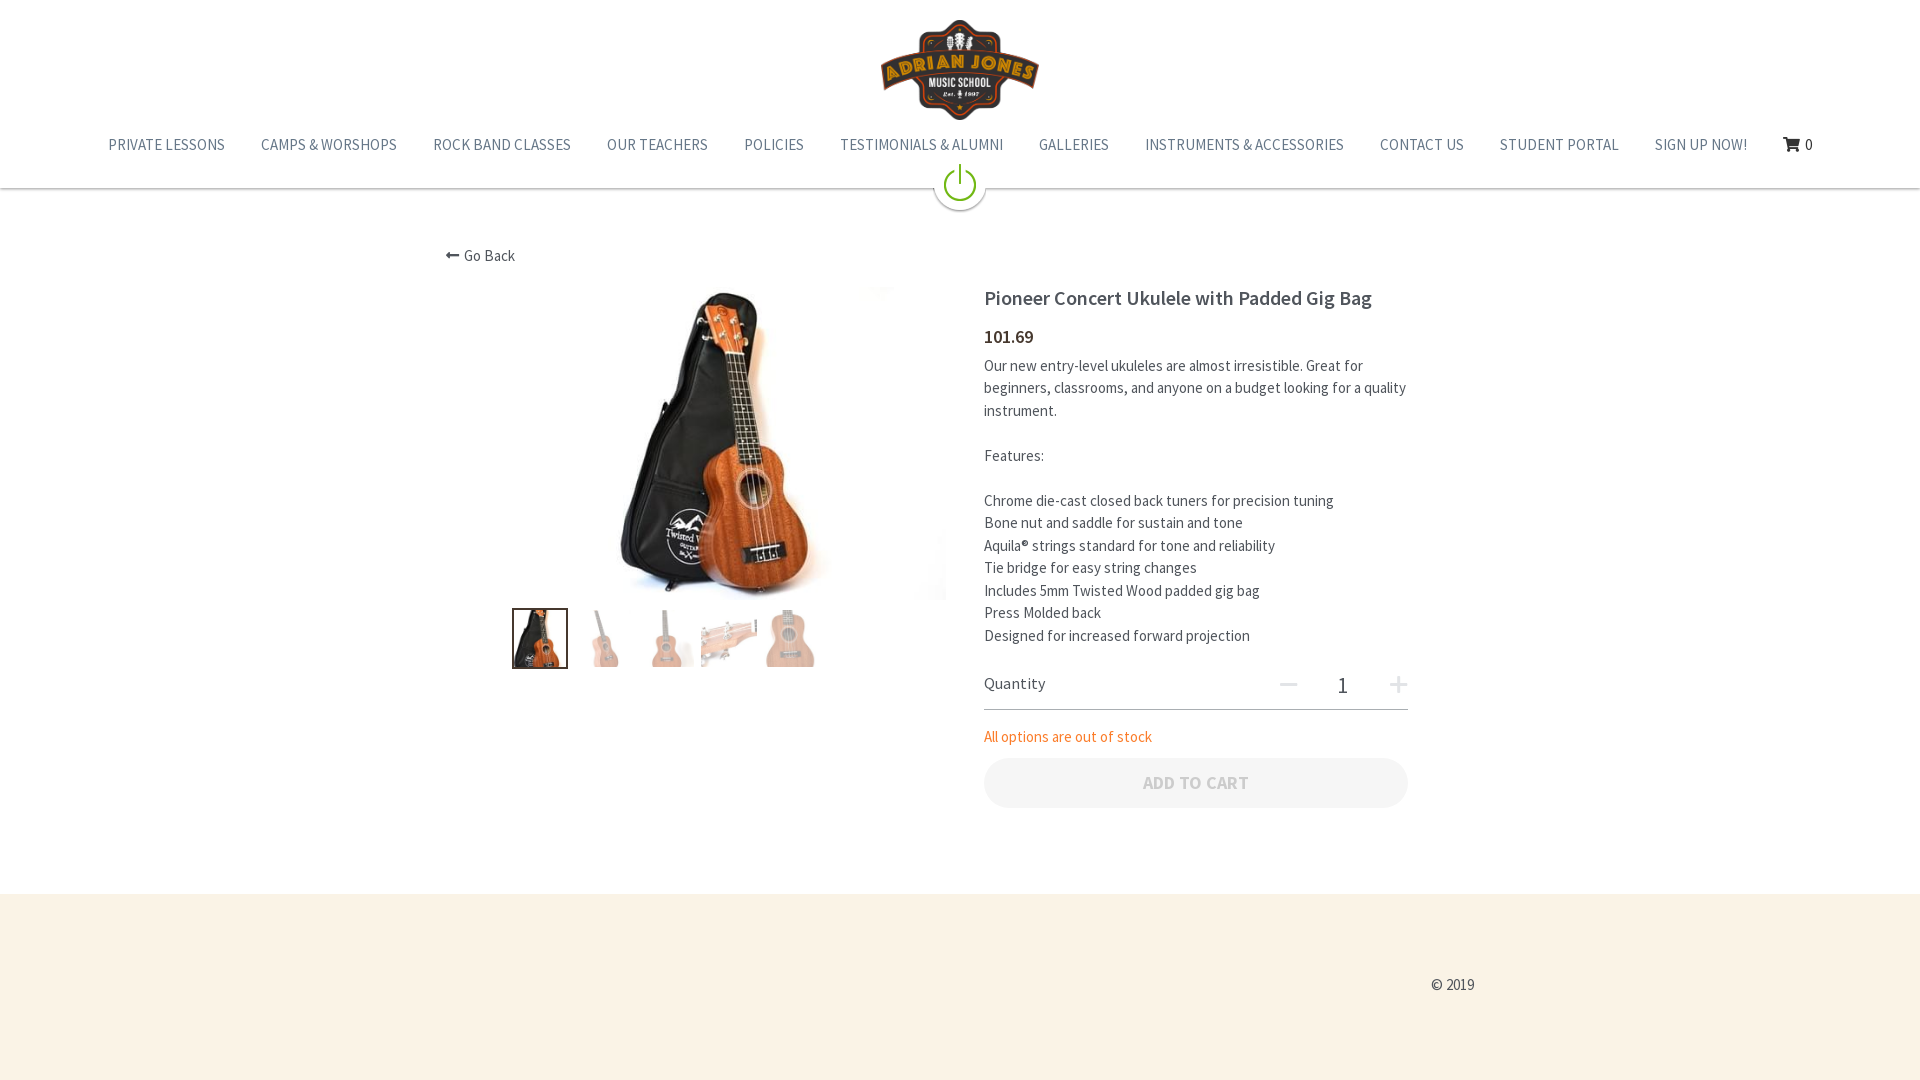 Image resolution: width=1920 pixels, height=1080 pixels. Describe the element at coordinates (743, 144) in the screenshot. I see `'POLICIES'` at that location.